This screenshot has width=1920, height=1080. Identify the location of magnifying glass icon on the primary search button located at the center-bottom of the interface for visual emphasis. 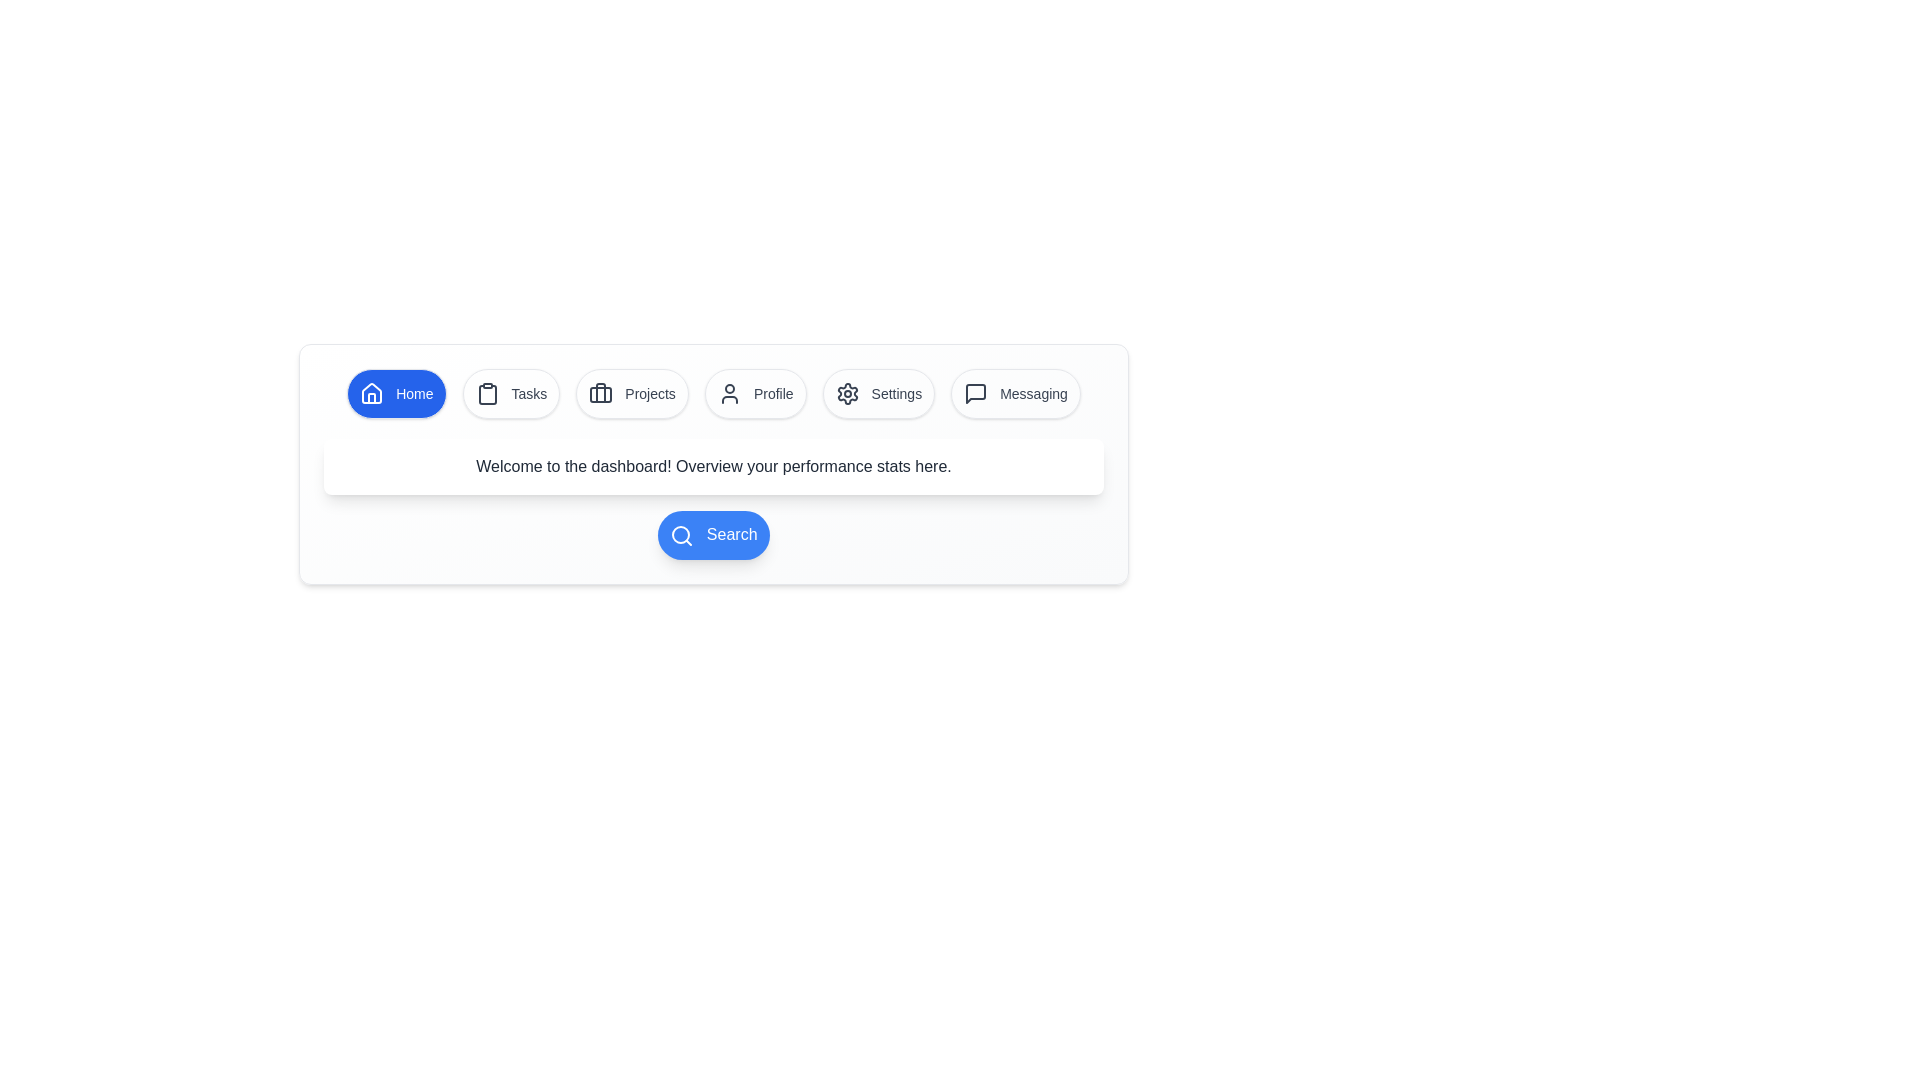
(714, 534).